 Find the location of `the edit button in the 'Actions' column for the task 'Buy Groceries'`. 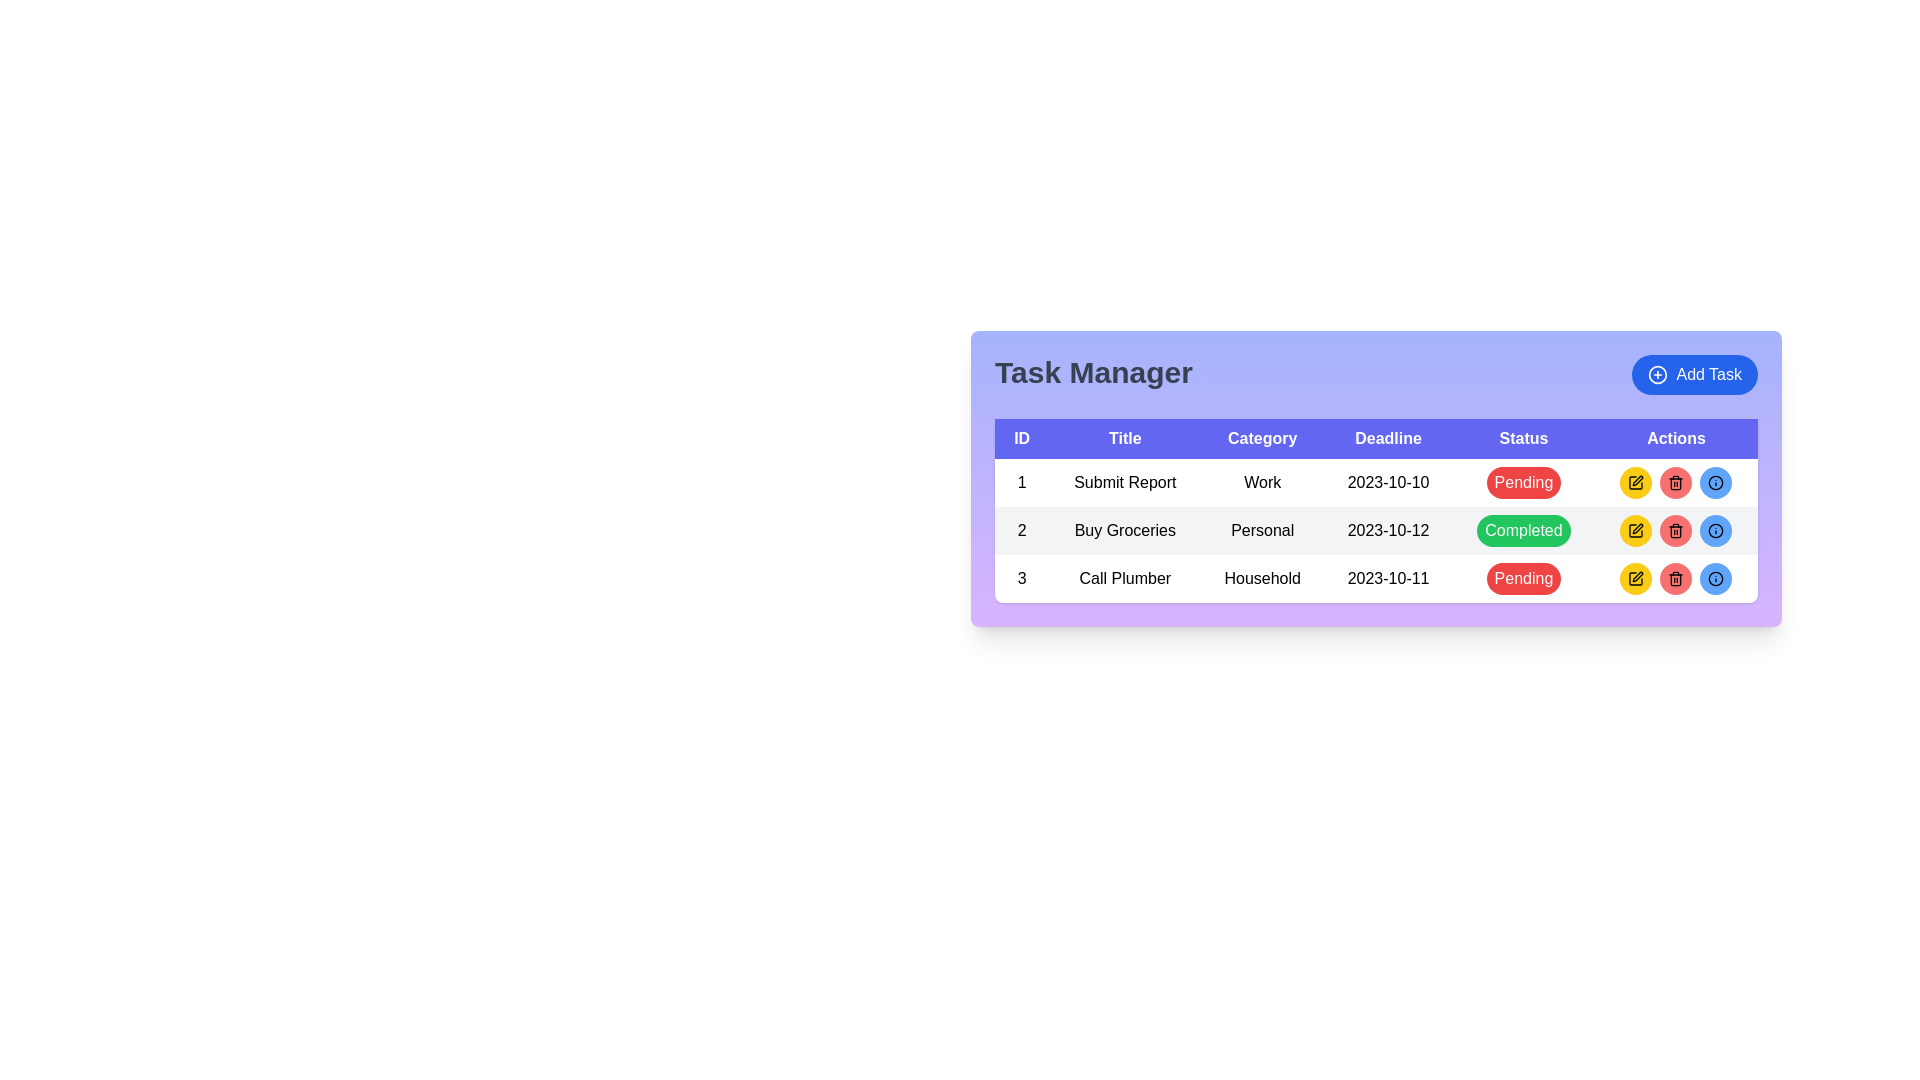

the edit button in the 'Actions' column for the task 'Buy Groceries' is located at coordinates (1636, 530).